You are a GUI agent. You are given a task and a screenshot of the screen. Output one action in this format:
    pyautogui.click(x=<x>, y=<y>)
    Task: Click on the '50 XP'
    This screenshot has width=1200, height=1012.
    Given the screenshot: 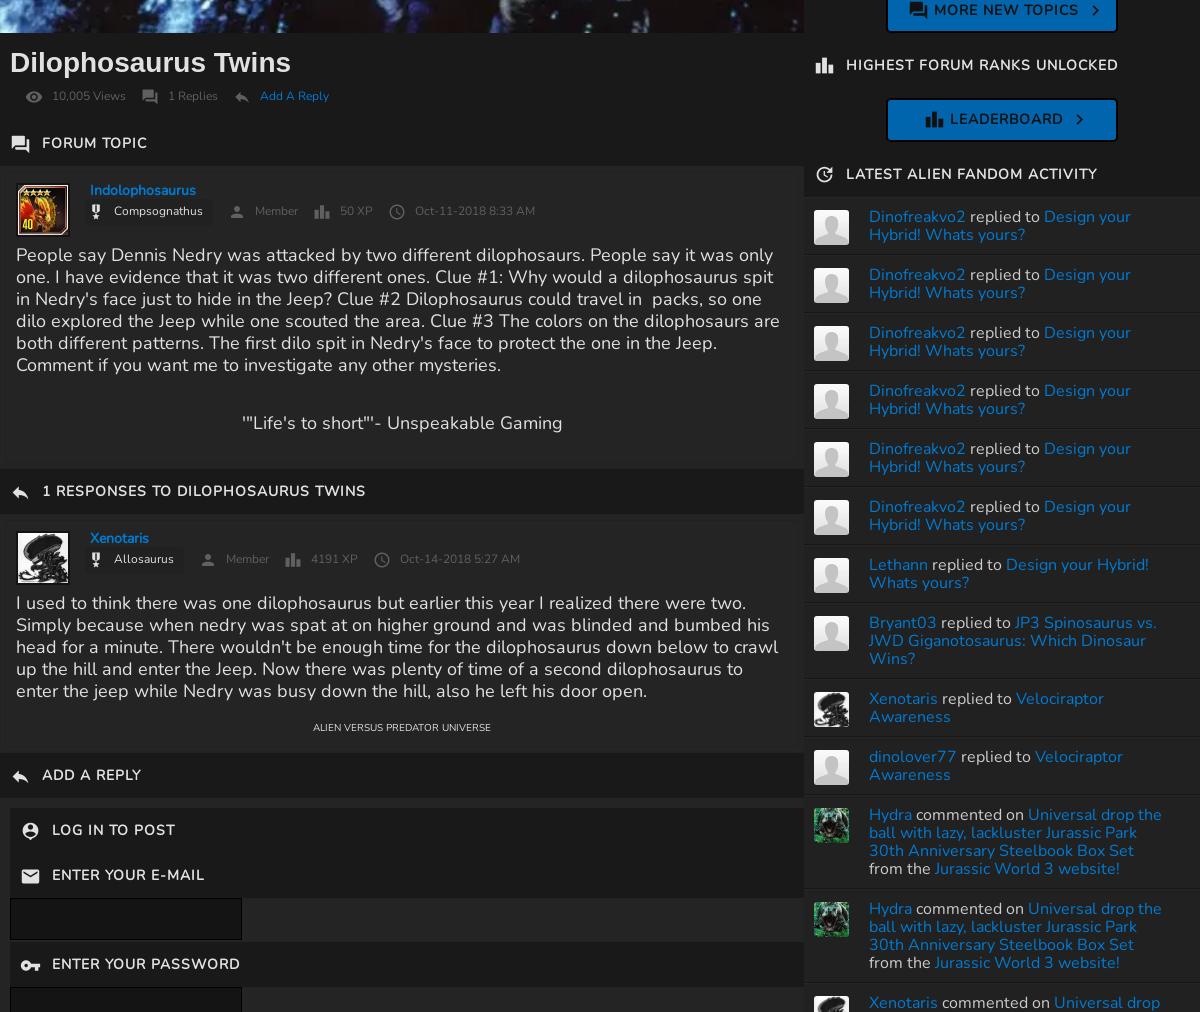 What is the action you would take?
    pyautogui.click(x=356, y=211)
    